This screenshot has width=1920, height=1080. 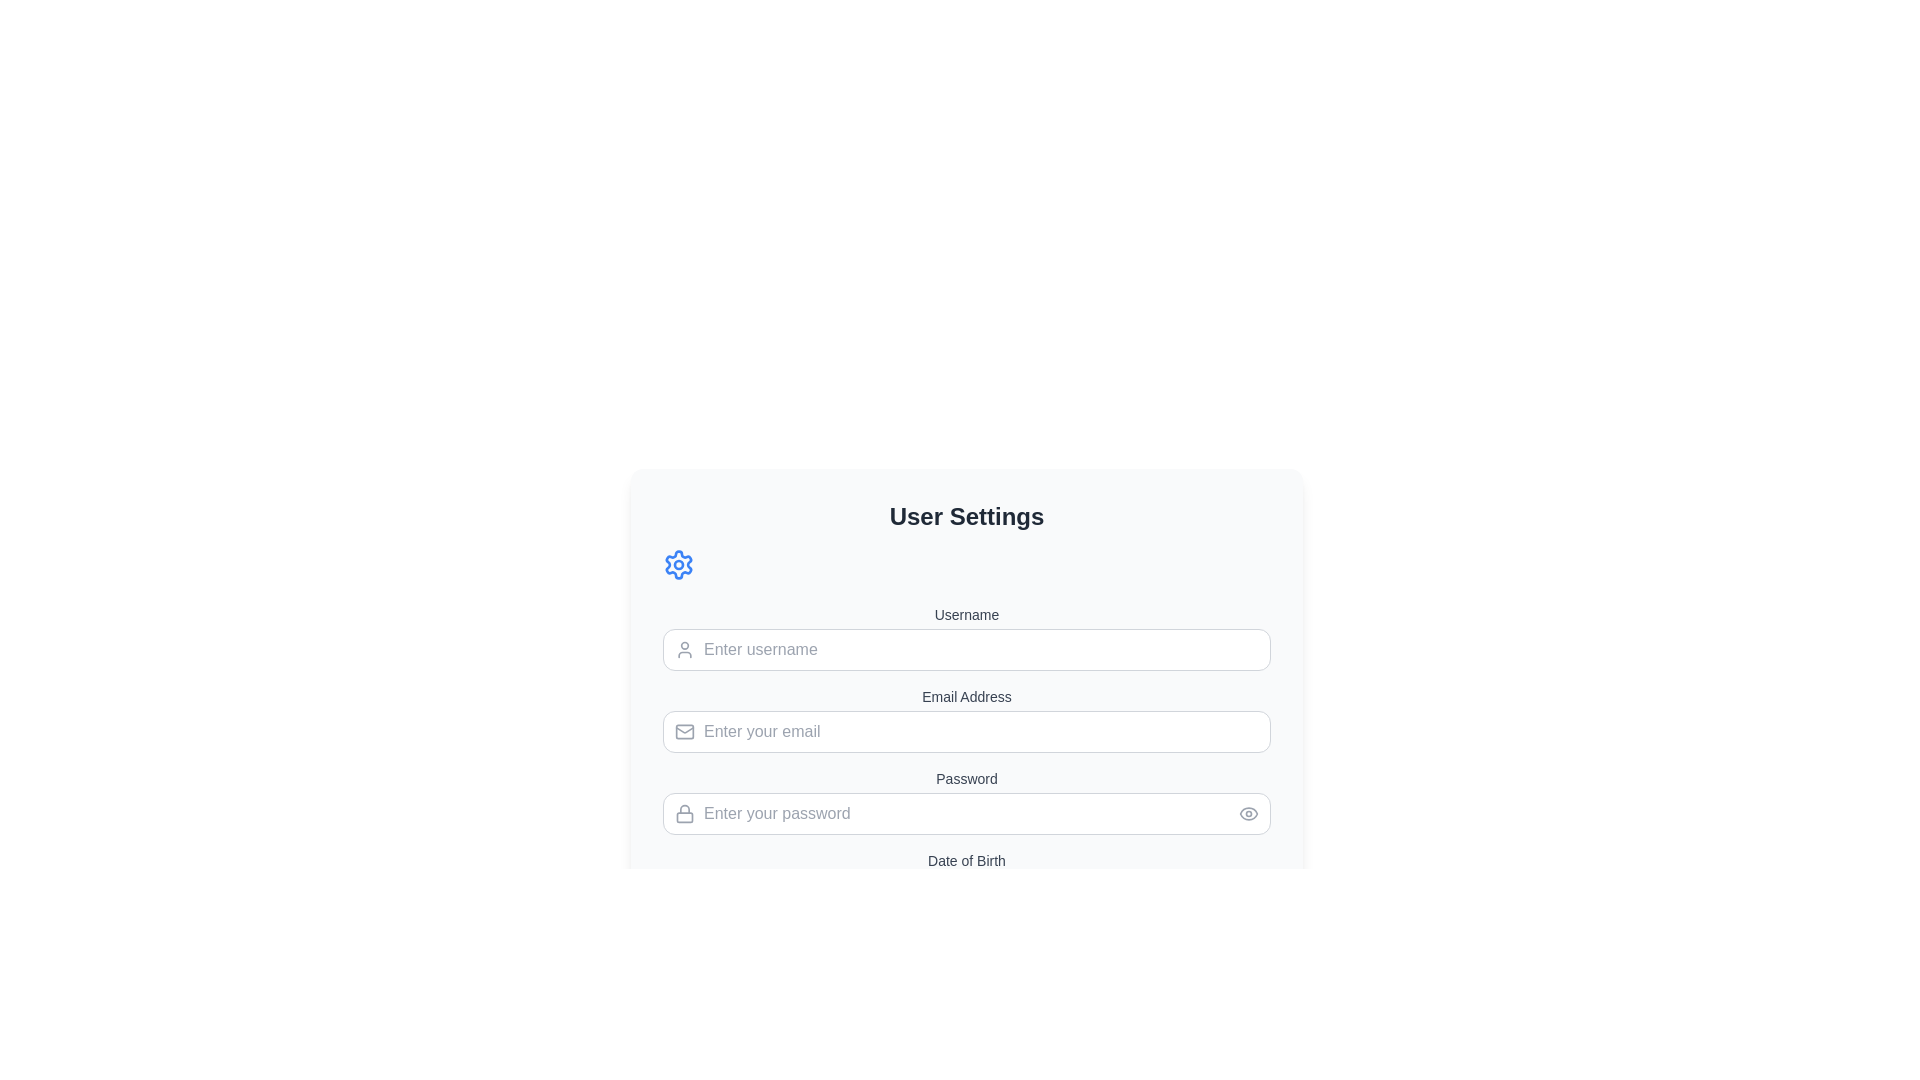 What do you see at coordinates (685, 650) in the screenshot?
I see `the icon that visually indicates the username input field, located to the far left of the input field and aligned vertically with its center` at bounding box center [685, 650].